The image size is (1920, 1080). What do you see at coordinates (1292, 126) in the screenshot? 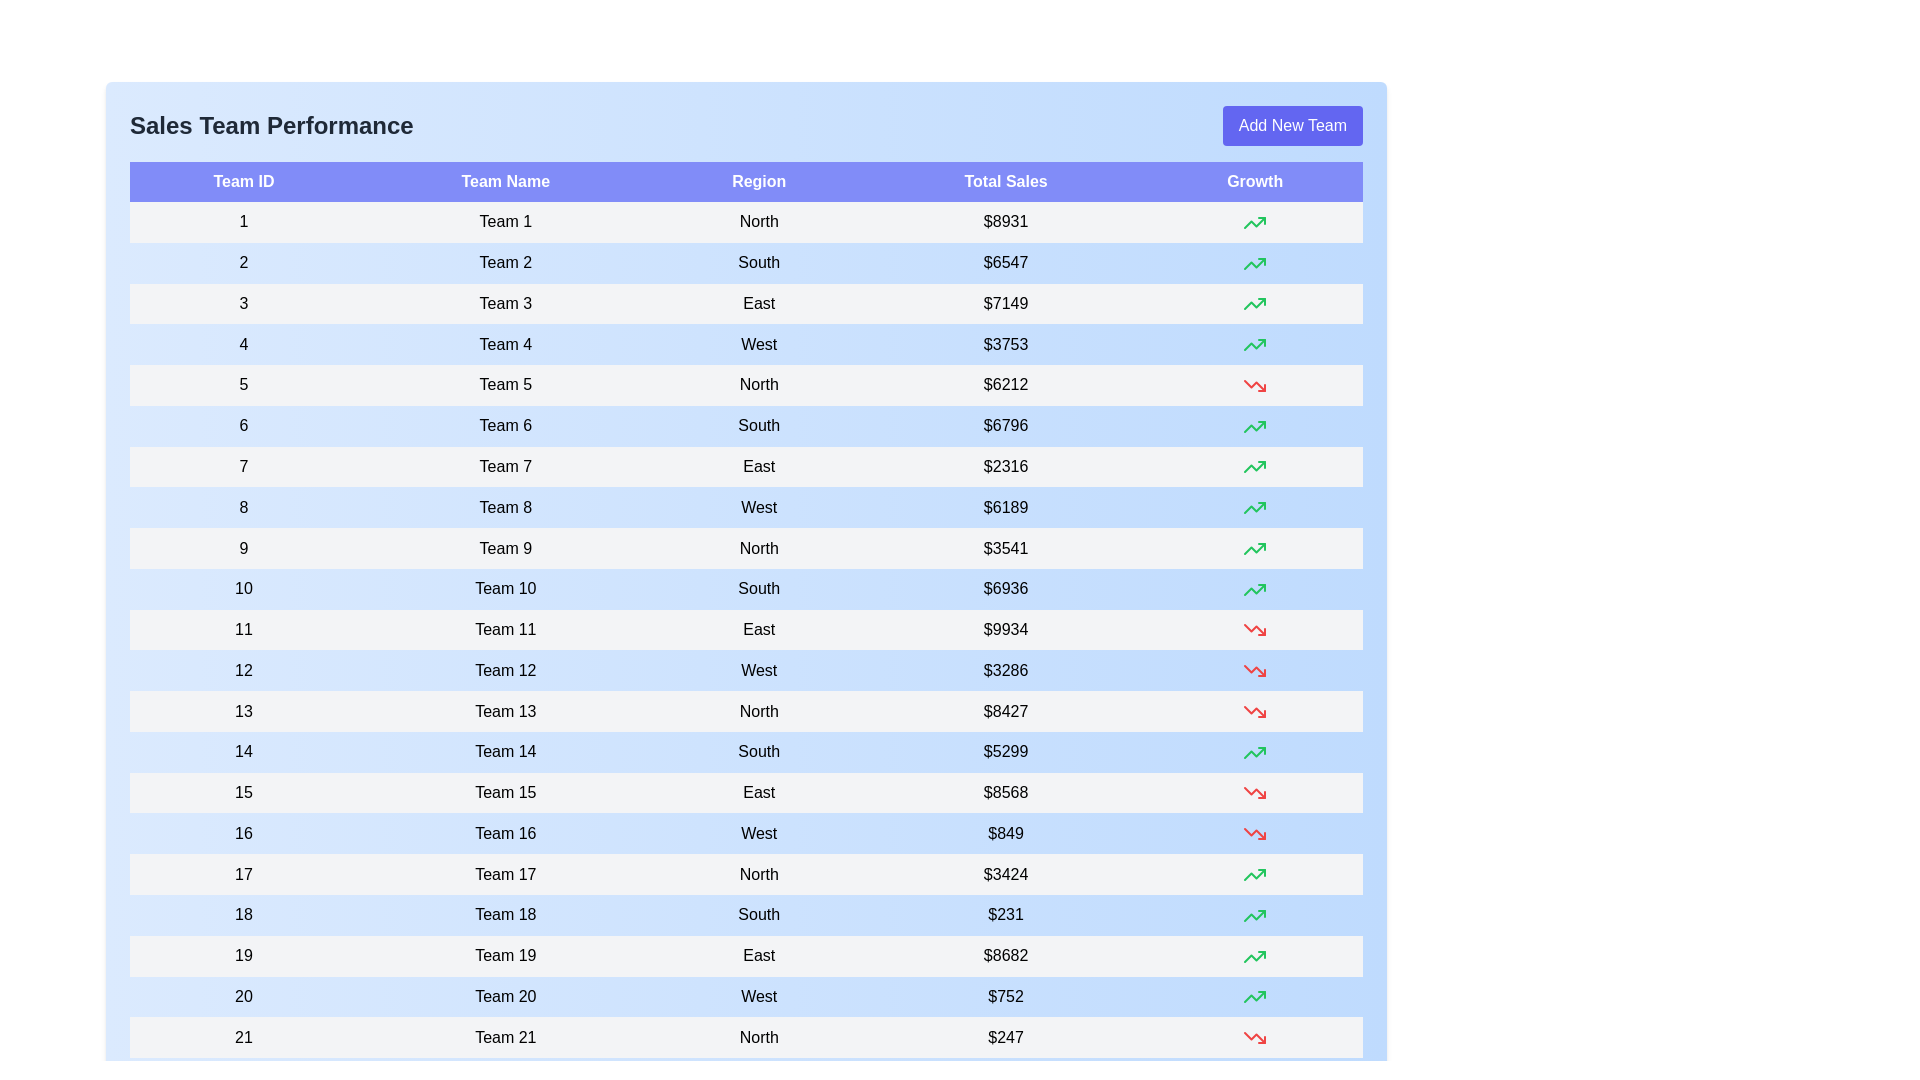
I see `the 'Add New Team' button to trigger the action` at bounding box center [1292, 126].